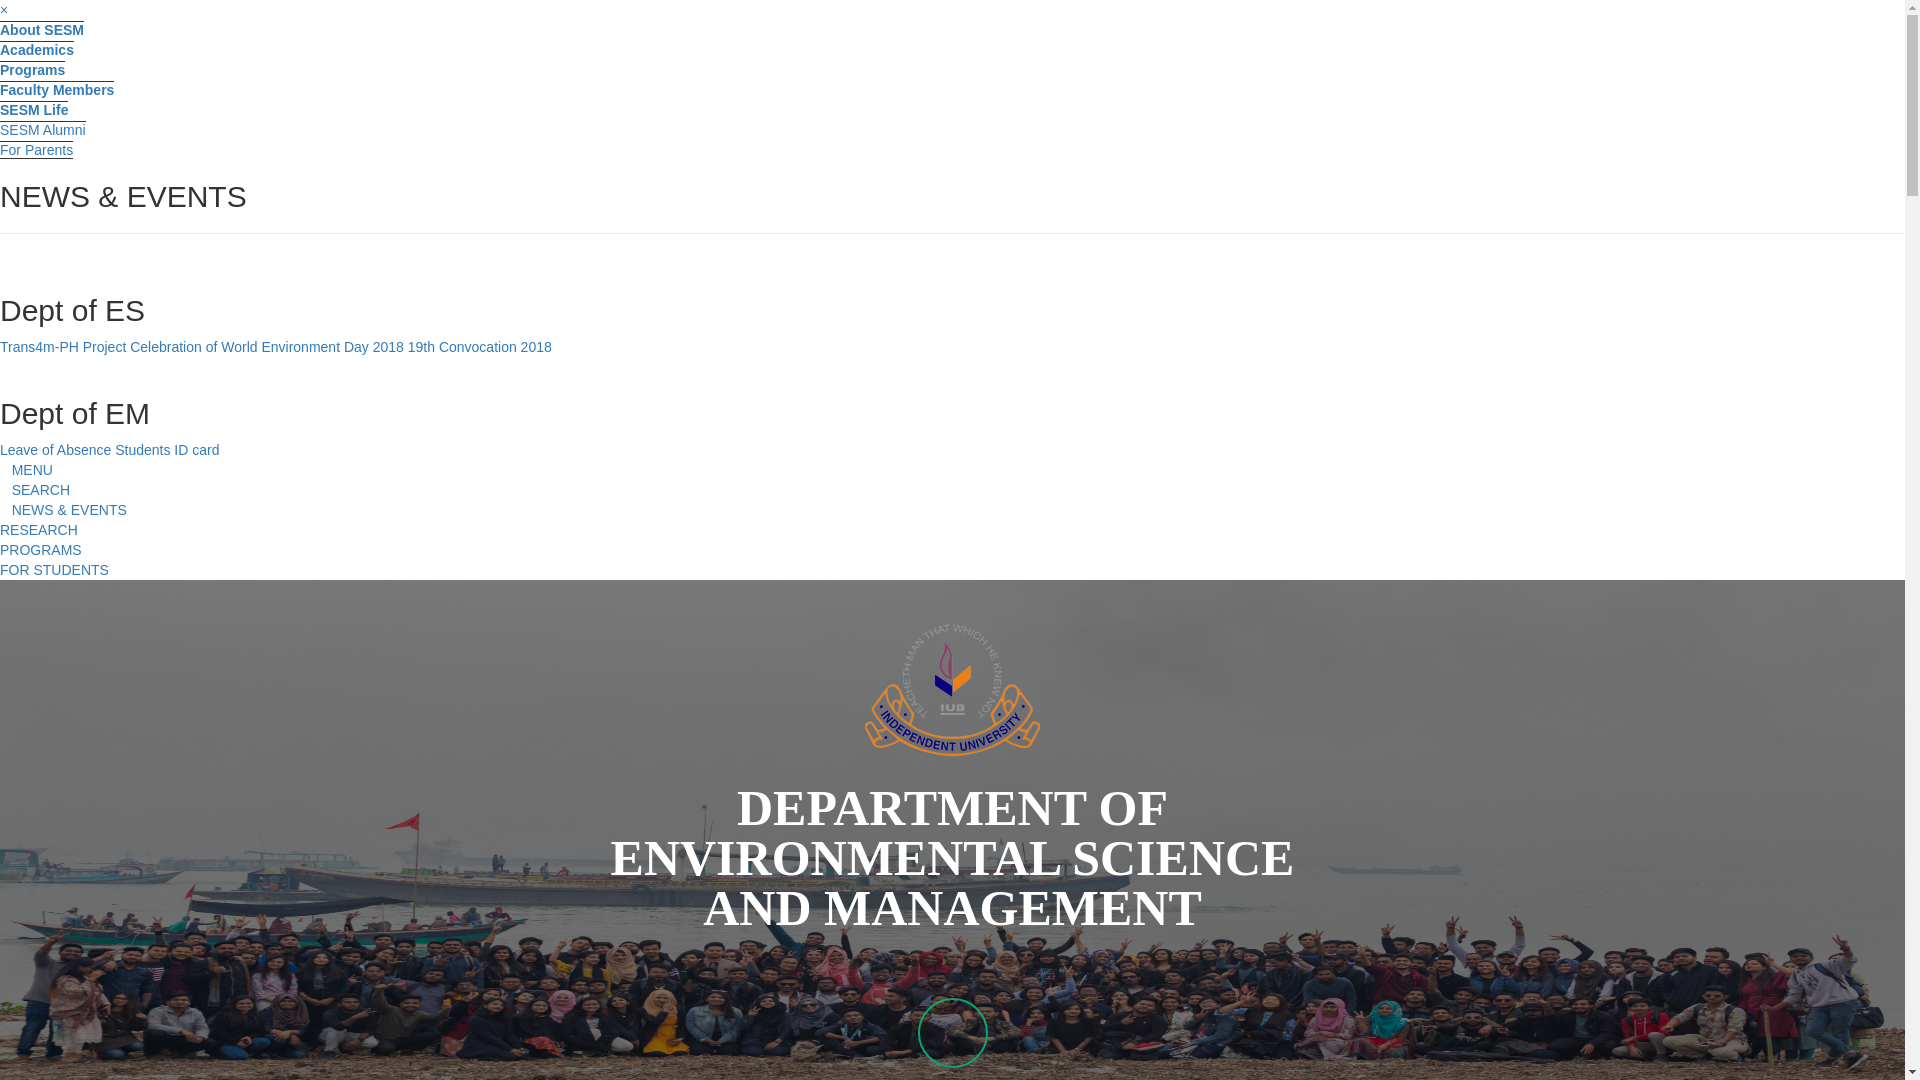  Describe the element at coordinates (951, 508) in the screenshot. I see `'   NEWS & EVENTS'` at that location.